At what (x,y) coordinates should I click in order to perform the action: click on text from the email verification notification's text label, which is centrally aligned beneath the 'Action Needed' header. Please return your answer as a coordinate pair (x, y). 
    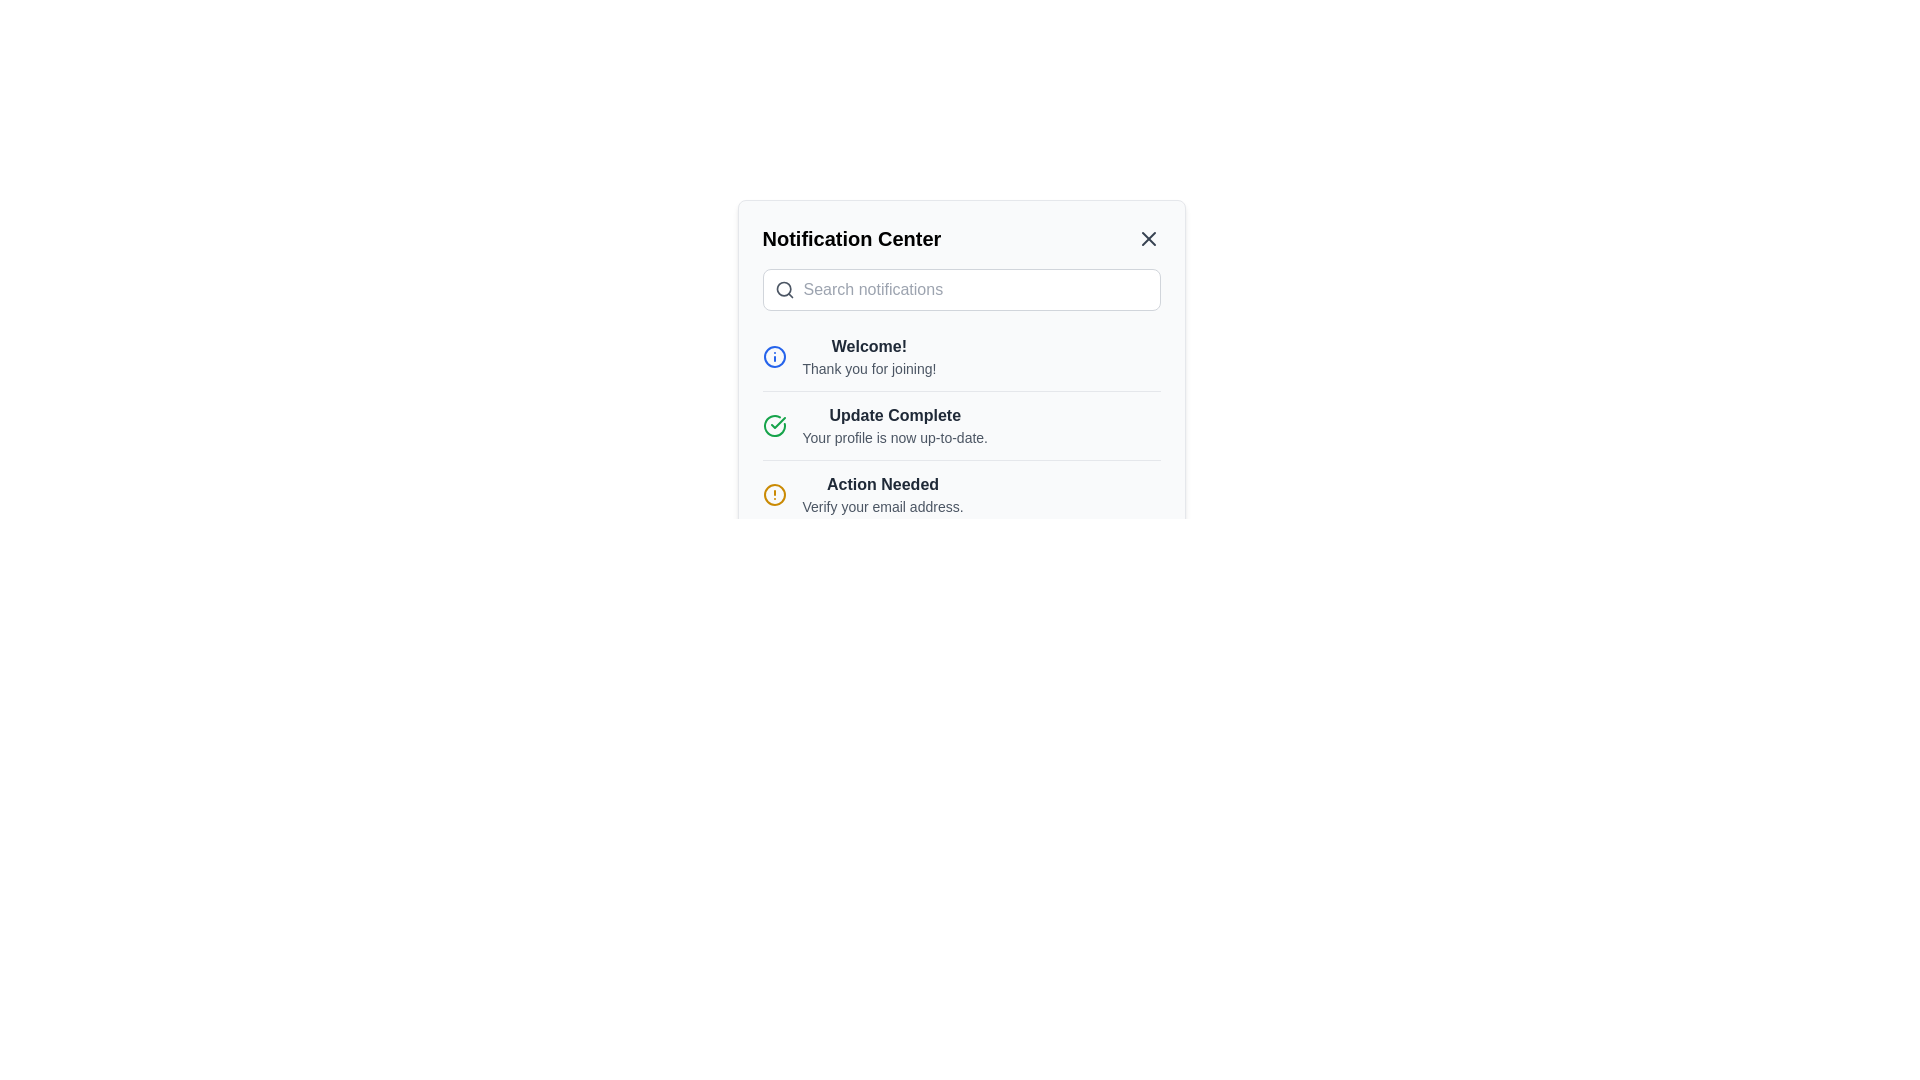
    Looking at the image, I should click on (882, 505).